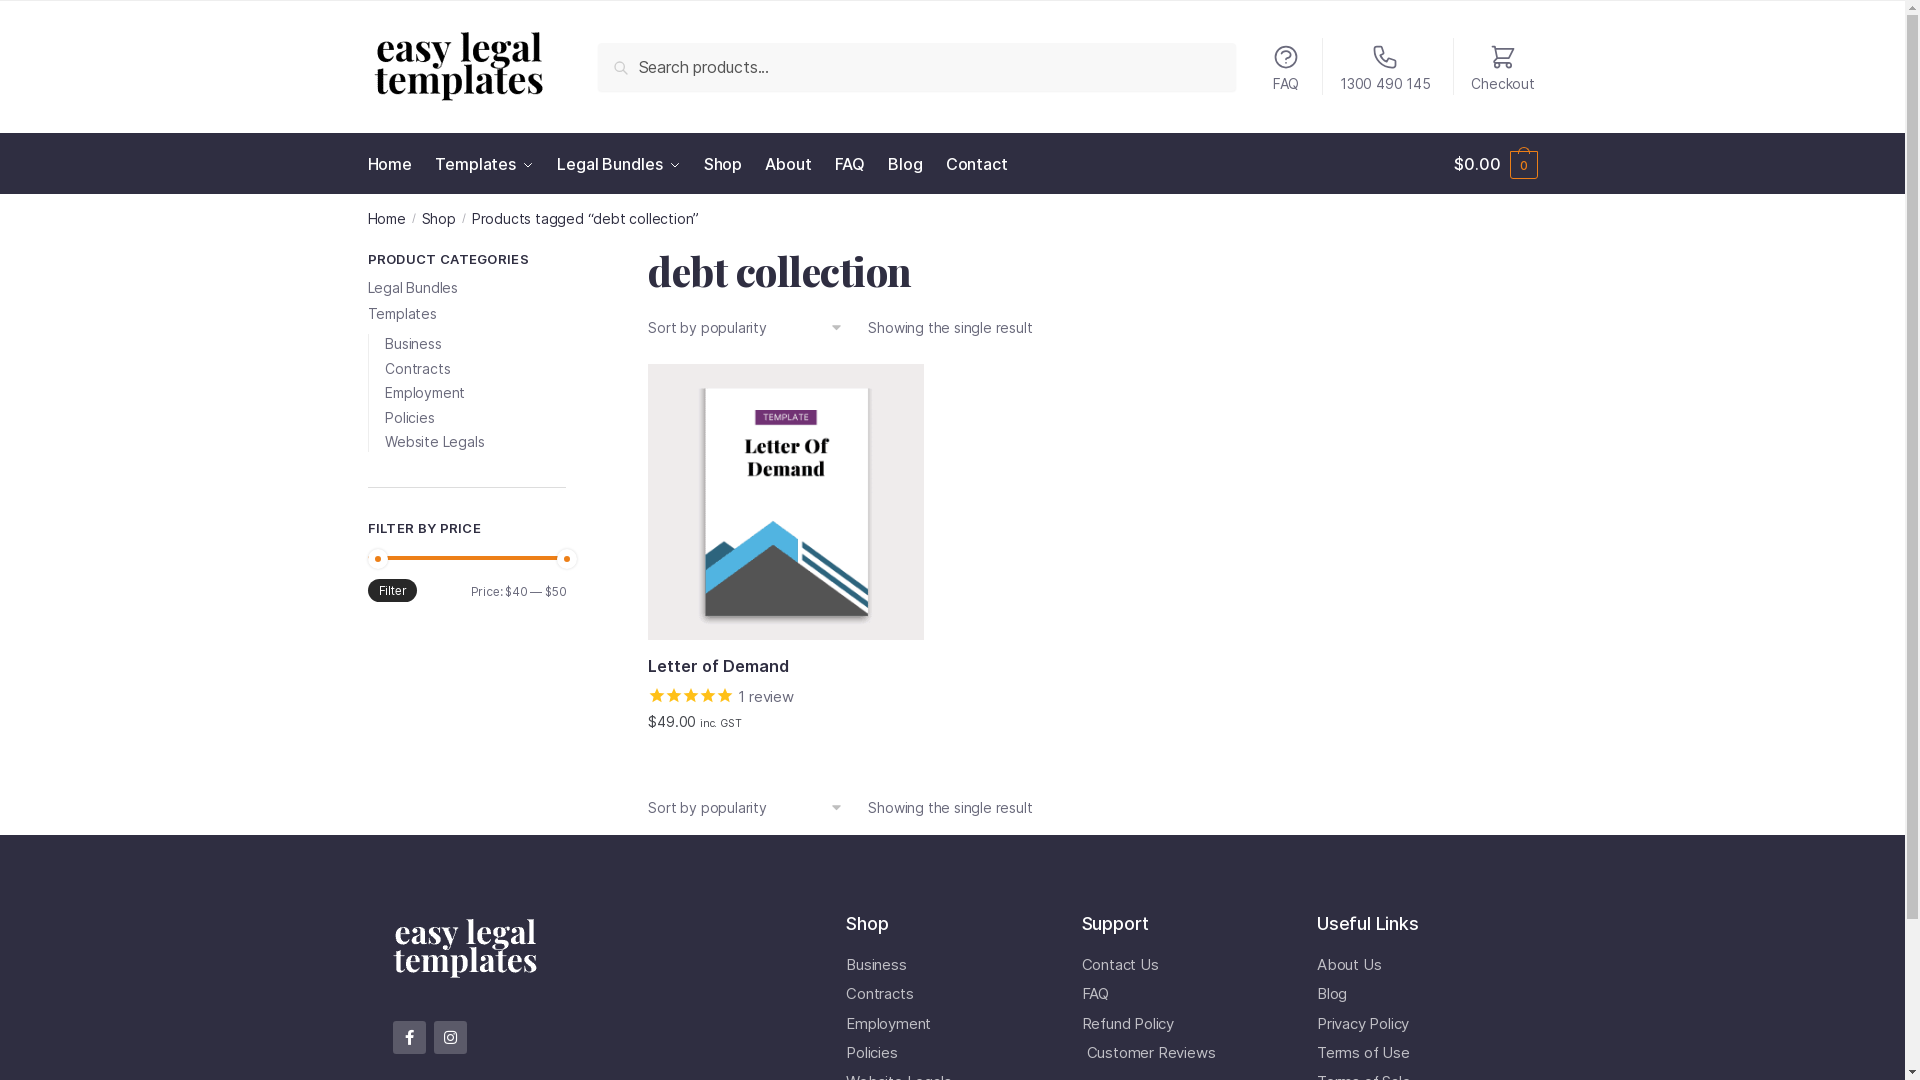 This screenshot has height=1080, width=1920. Describe the element at coordinates (1413, 1023) in the screenshot. I see `'Privacy Policy'` at that location.